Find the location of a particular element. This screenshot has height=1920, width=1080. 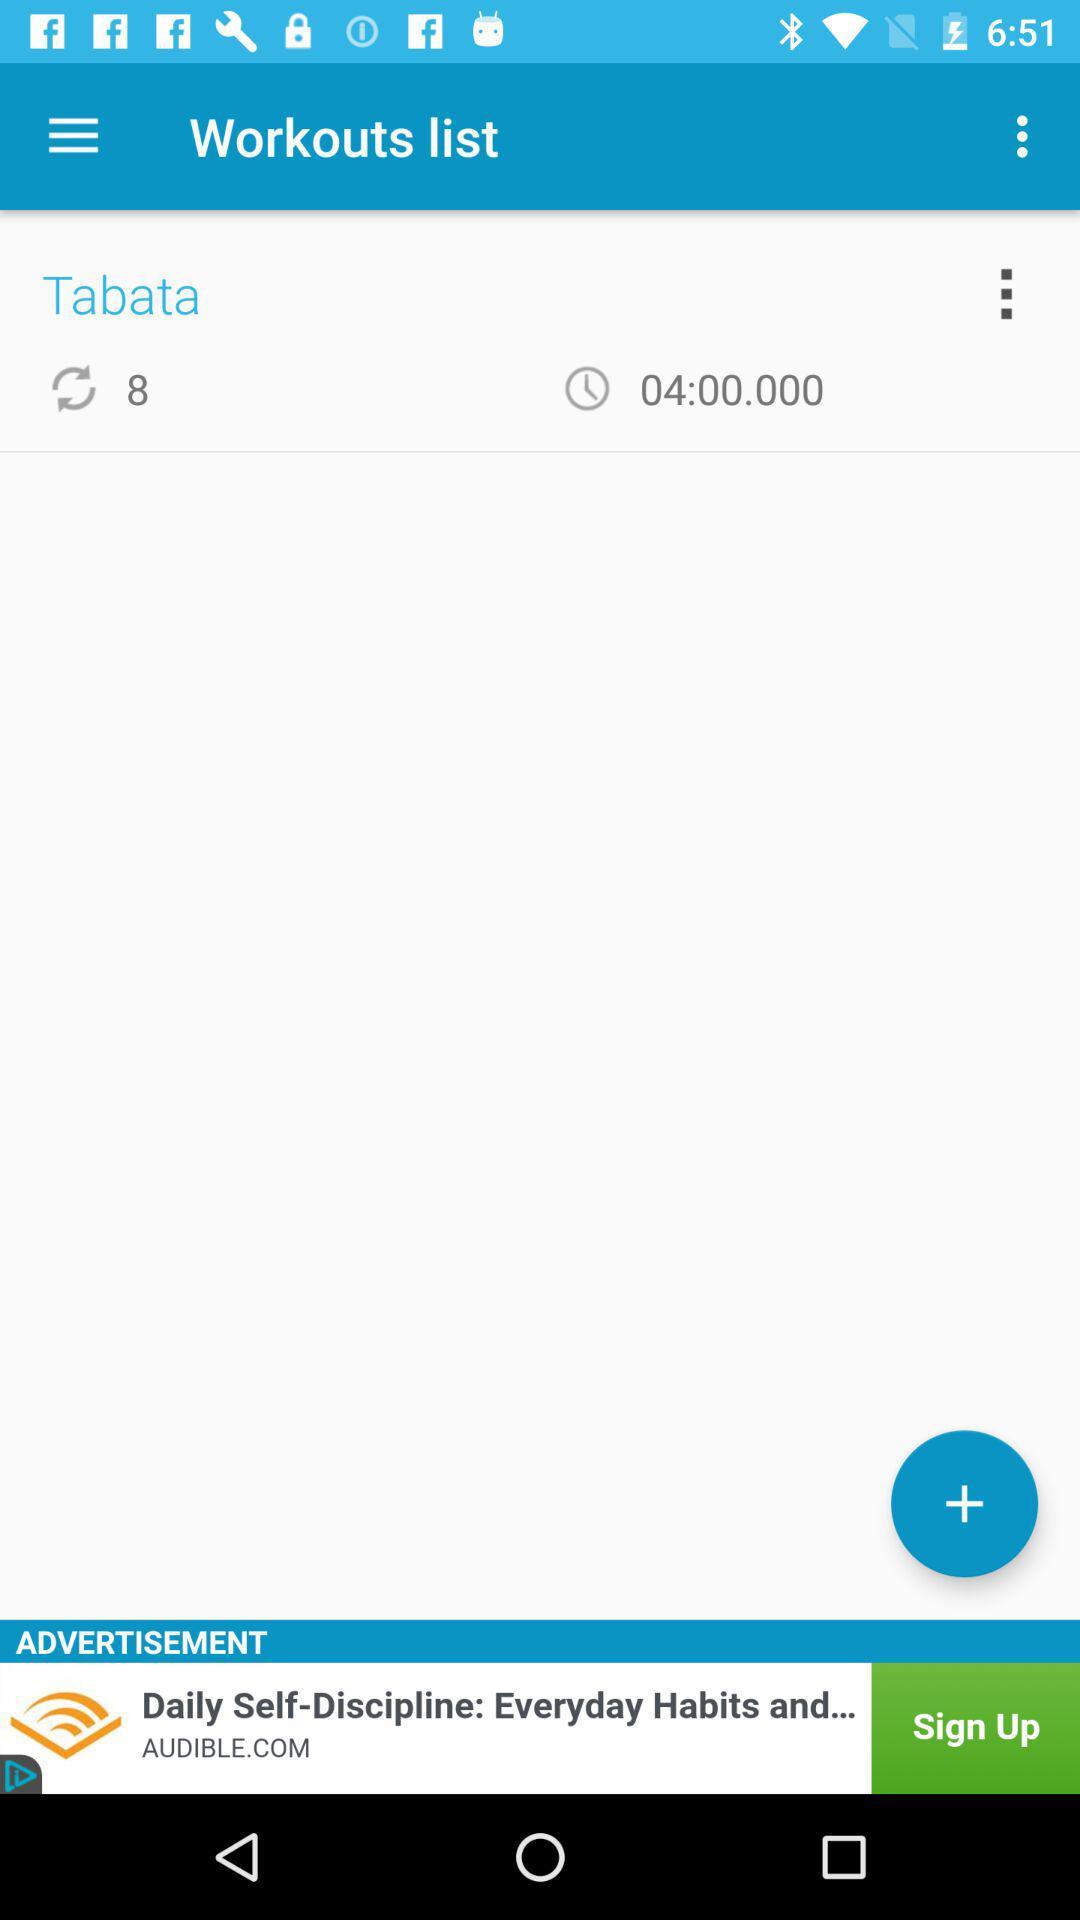

icon above tabata icon is located at coordinates (72, 135).